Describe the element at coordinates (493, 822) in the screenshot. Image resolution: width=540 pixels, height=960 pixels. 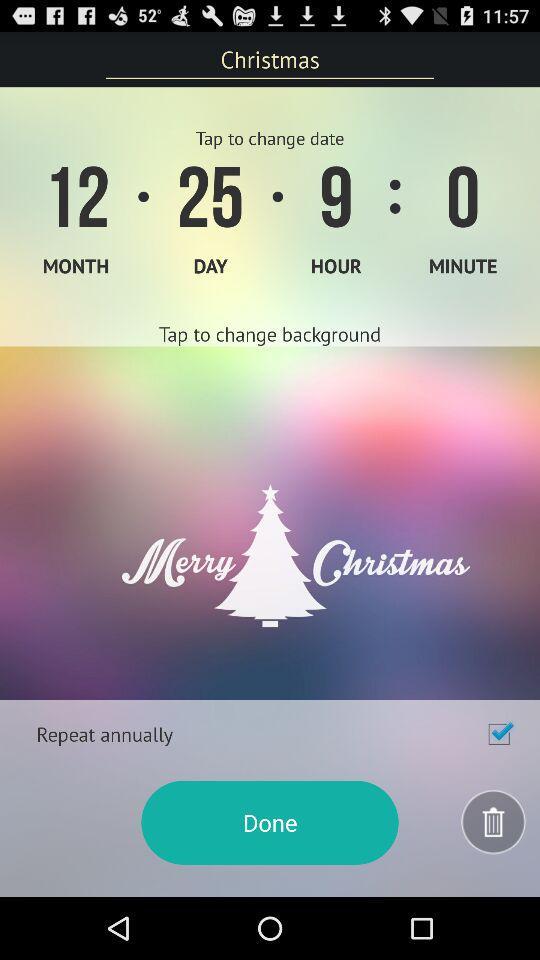
I see `icon next to done` at that location.